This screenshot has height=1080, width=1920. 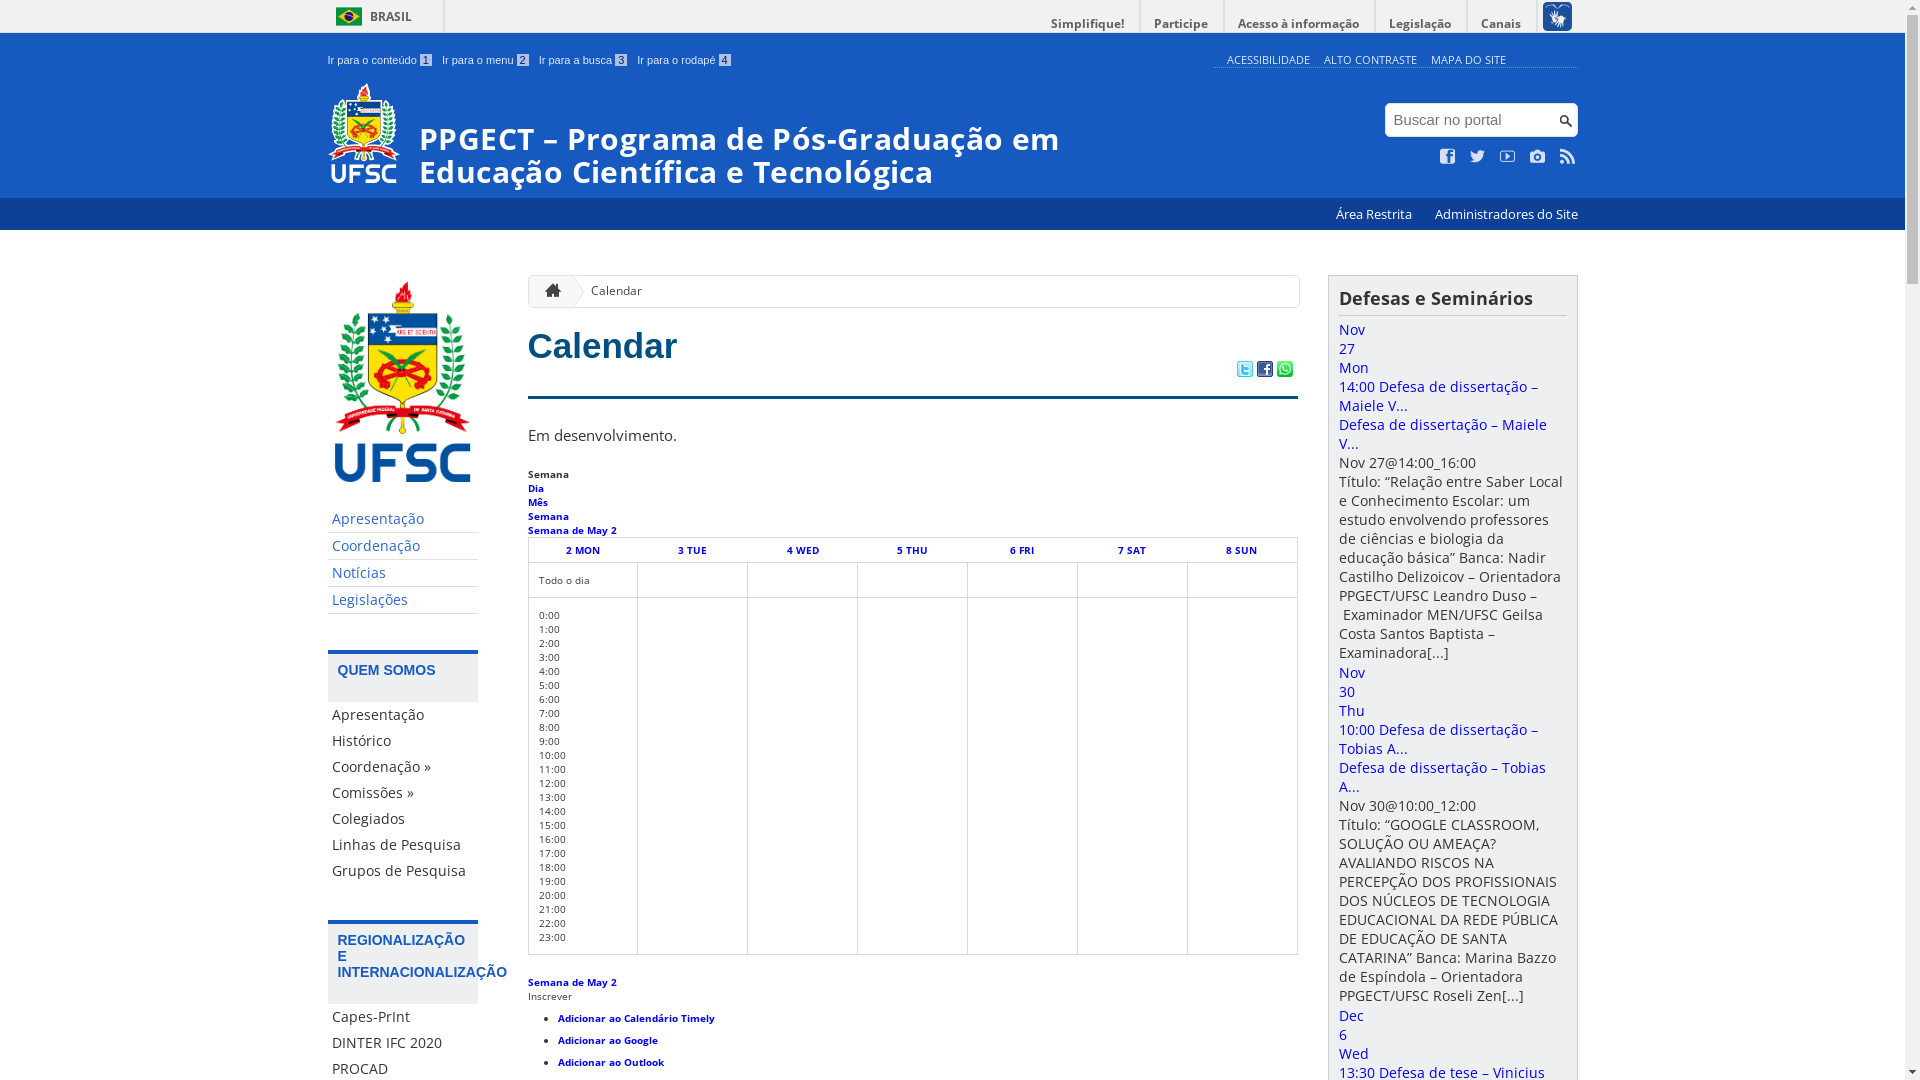 I want to click on 'Veja no Instagram', so click(x=1529, y=156).